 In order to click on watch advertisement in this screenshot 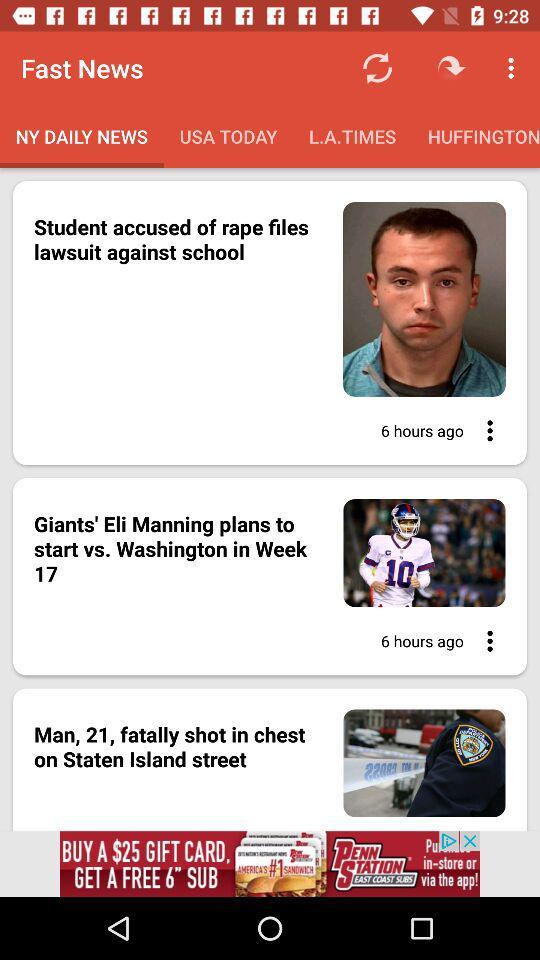, I will do `click(270, 863)`.